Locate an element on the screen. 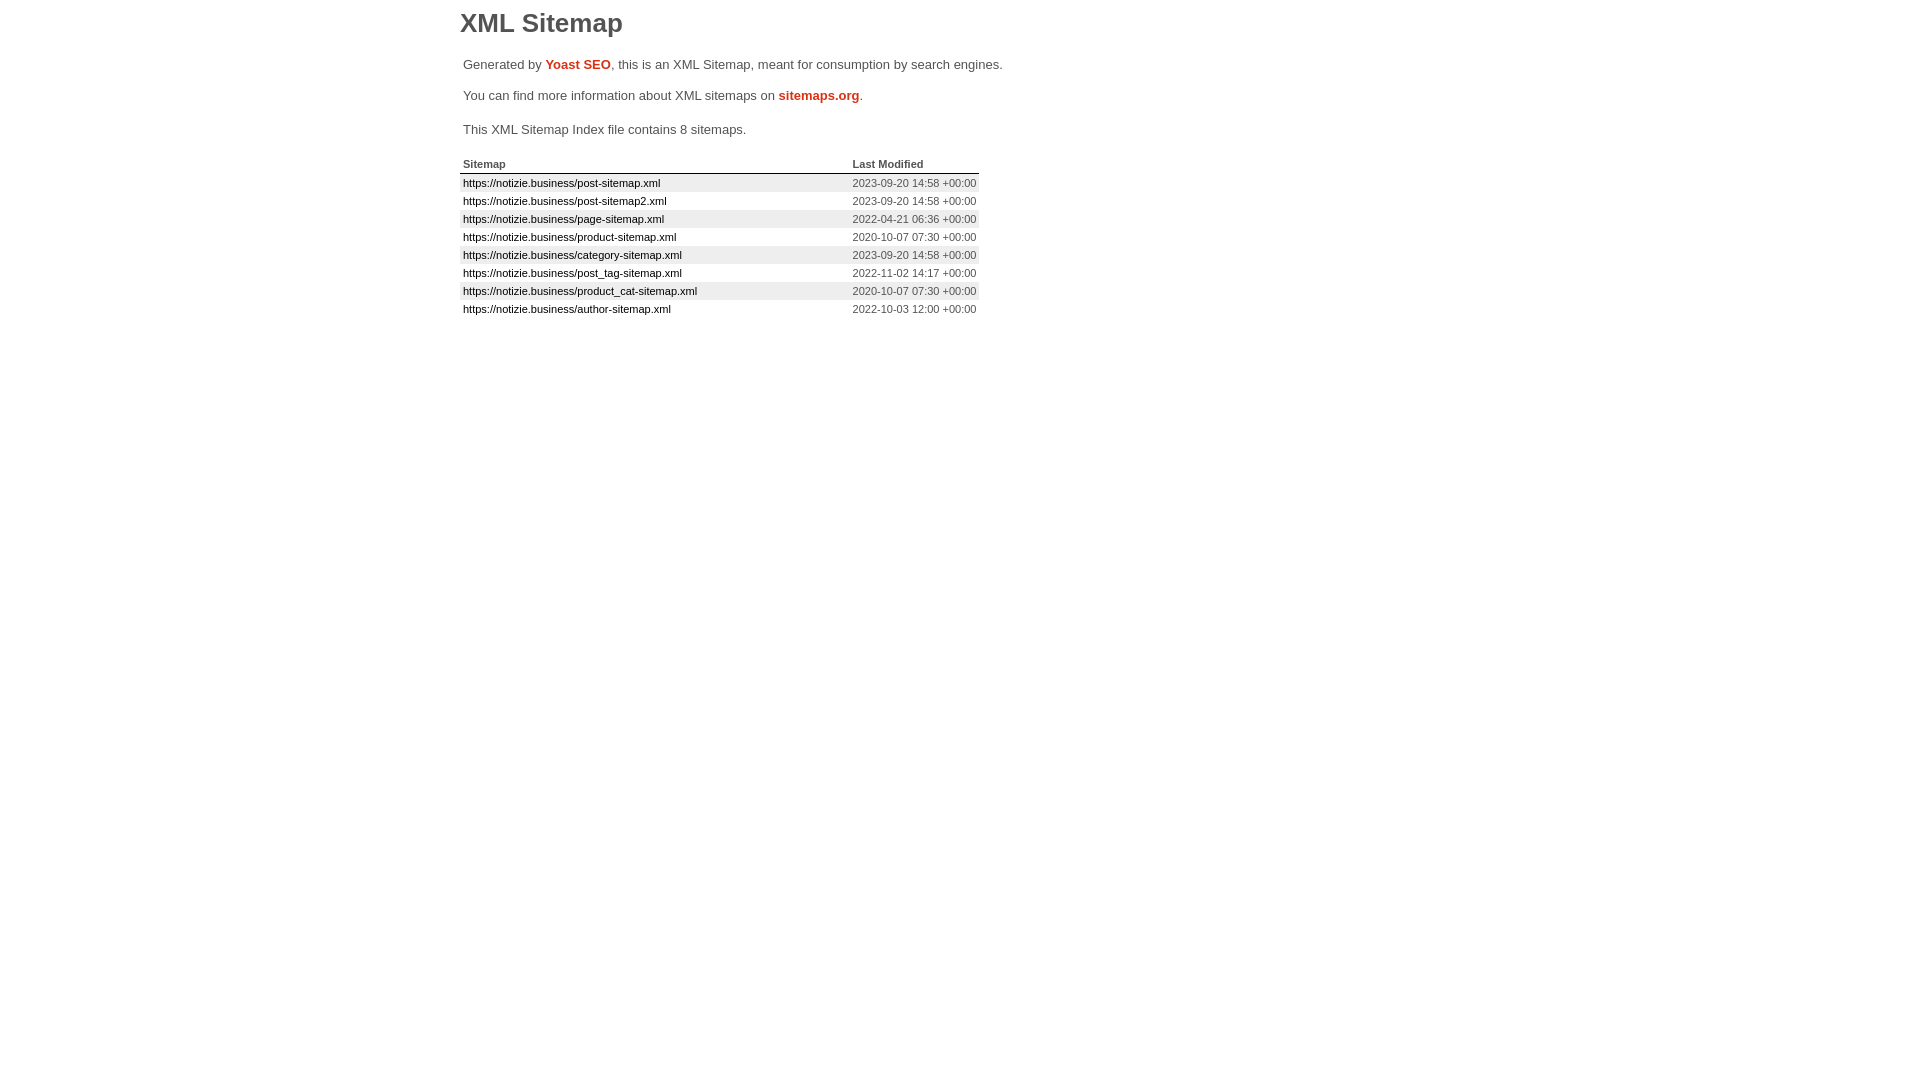 The image size is (1920, 1080). 'https://notizie.business/author-sitemap.xml' is located at coordinates (565, 308).